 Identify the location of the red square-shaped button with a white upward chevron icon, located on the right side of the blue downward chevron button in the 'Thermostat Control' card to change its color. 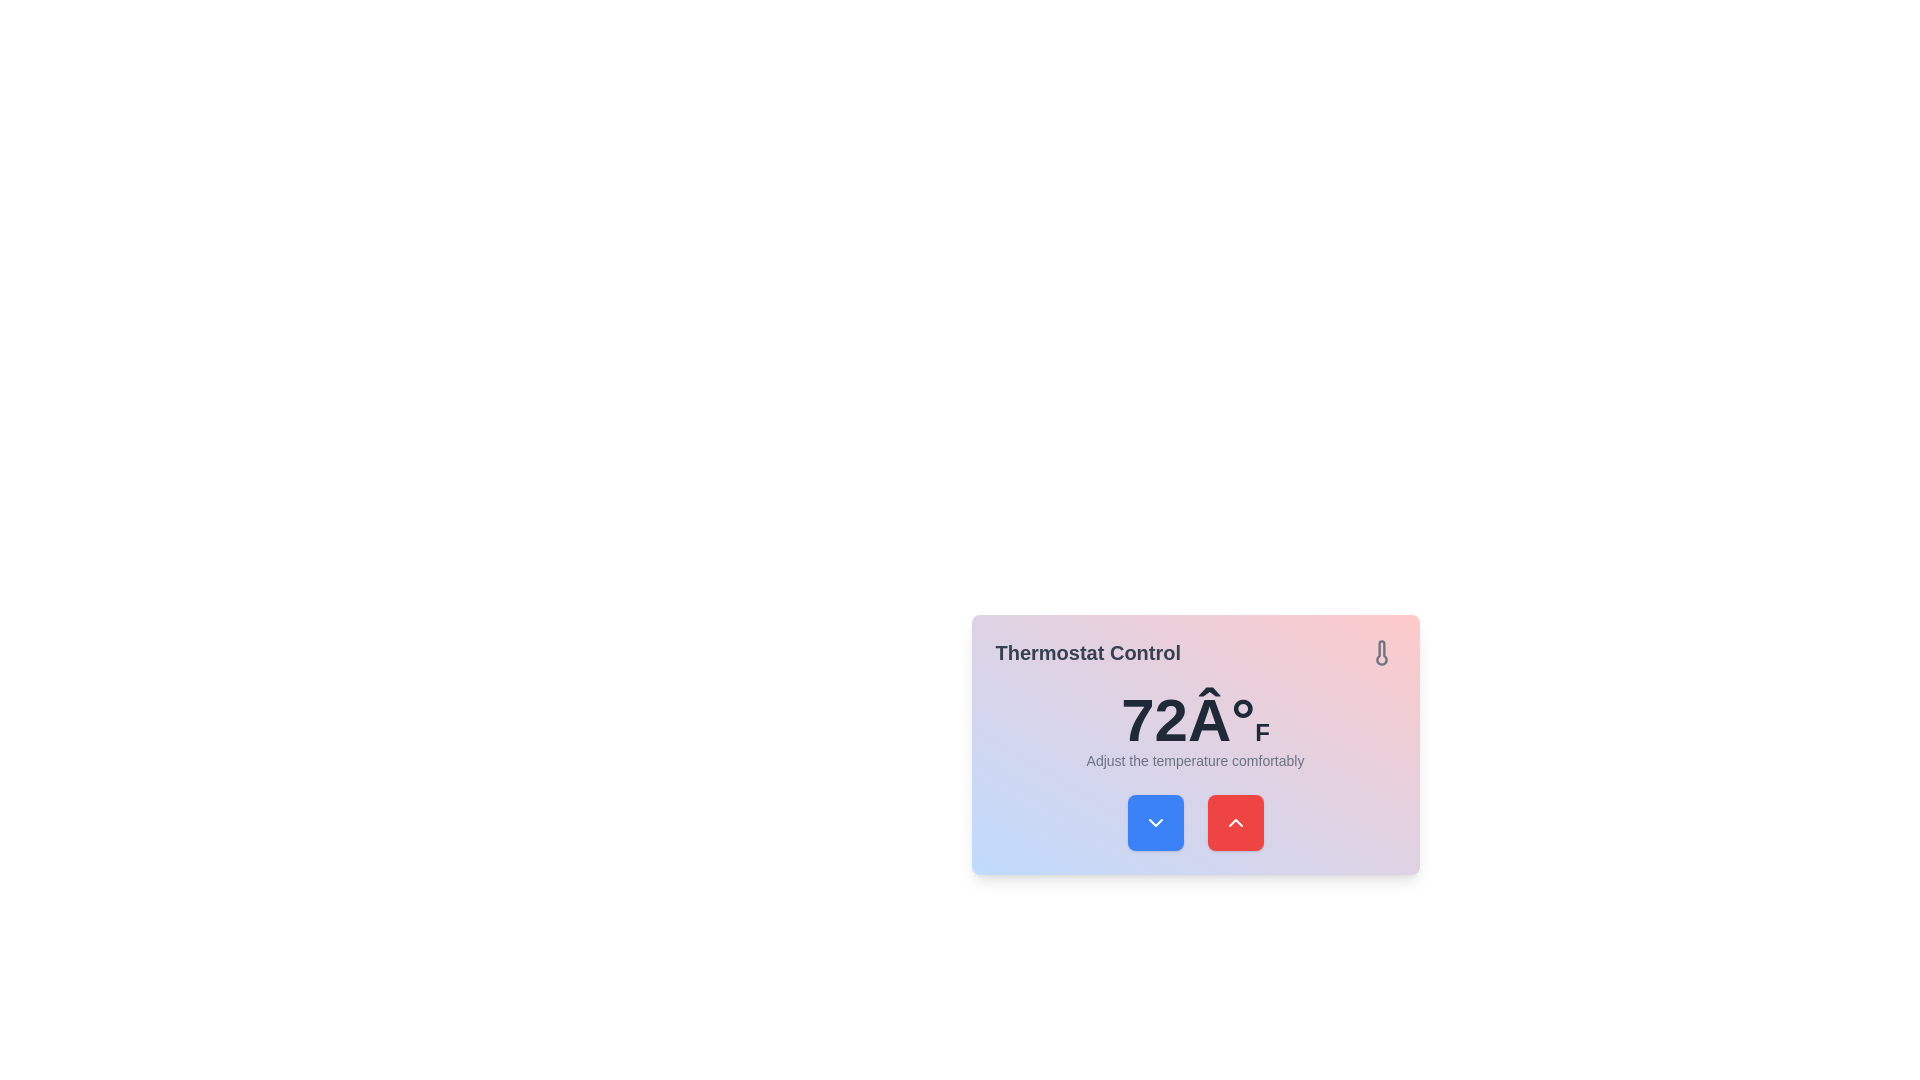
(1234, 822).